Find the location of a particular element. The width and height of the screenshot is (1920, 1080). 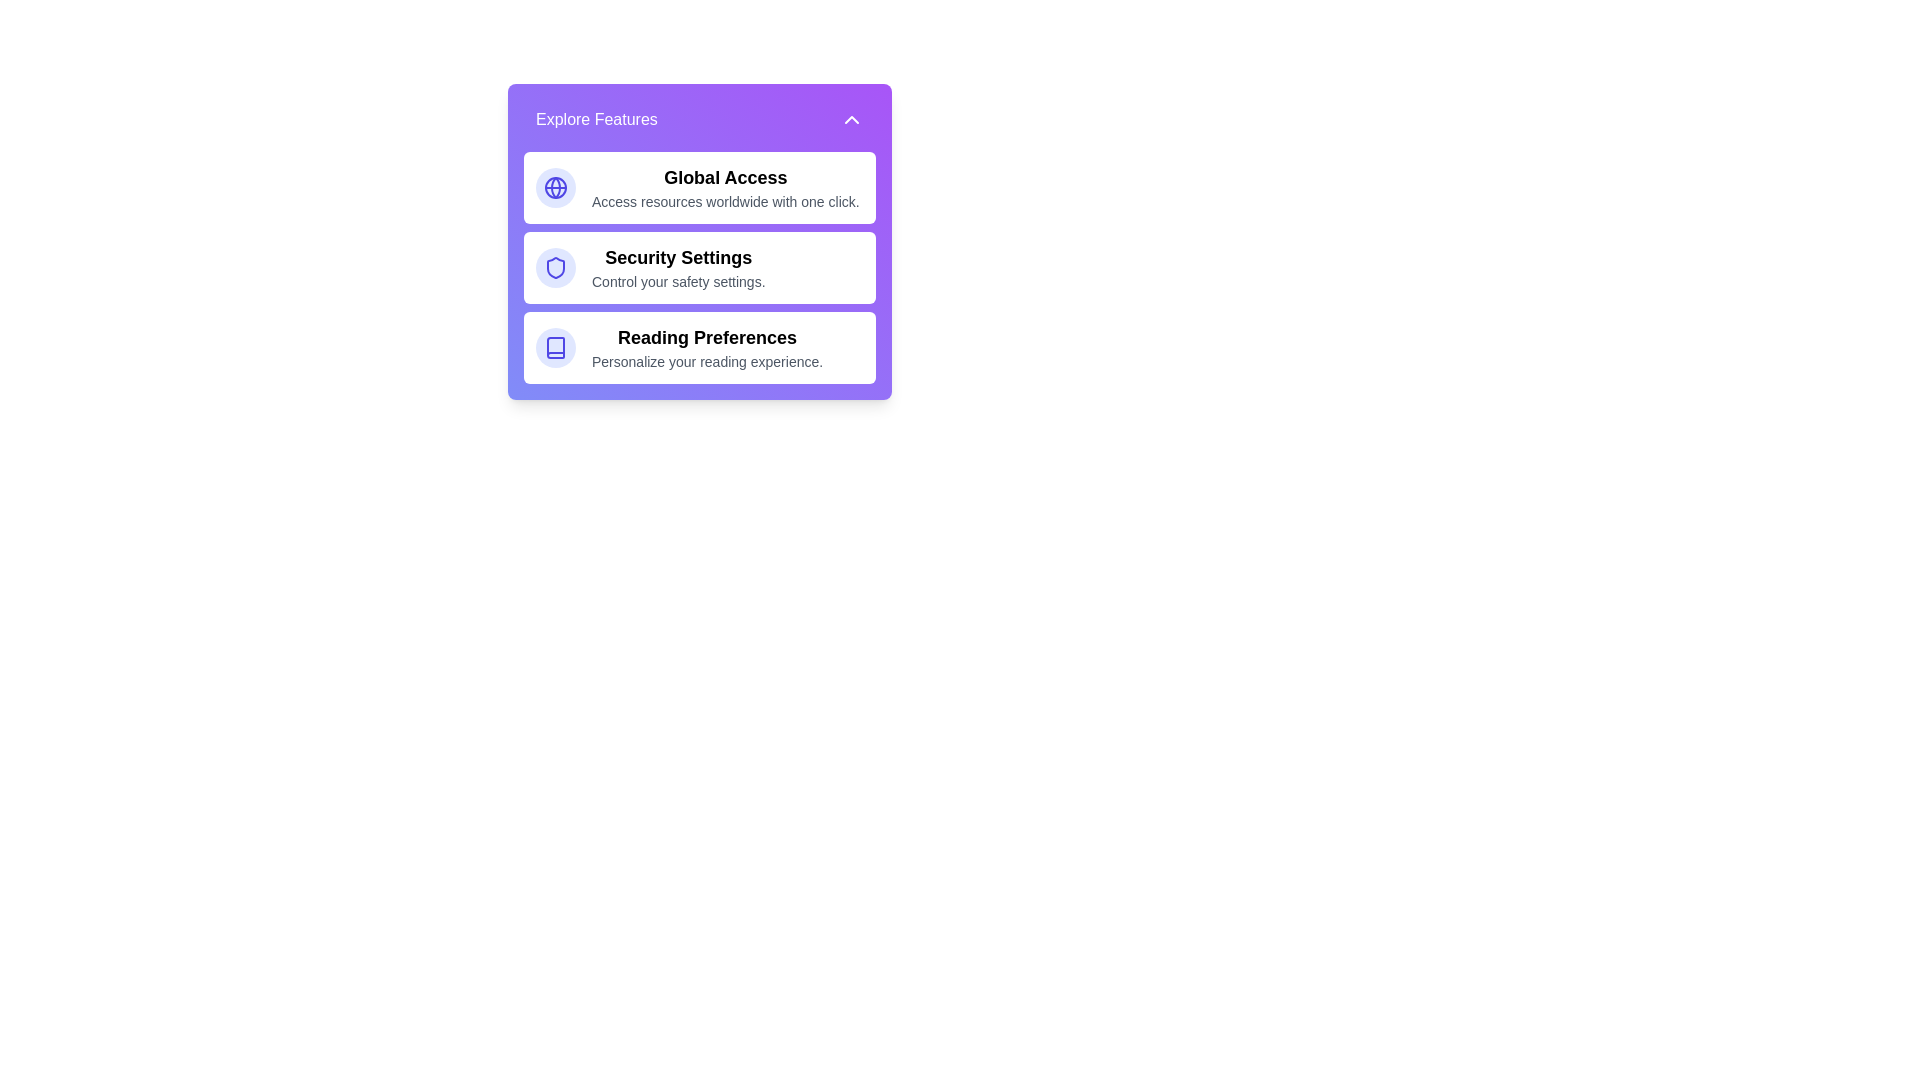

the static text label that serves as a header for the 'Security Settings' section, which is the second option in a vertically stacked list of feature descriptions is located at coordinates (678, 257).